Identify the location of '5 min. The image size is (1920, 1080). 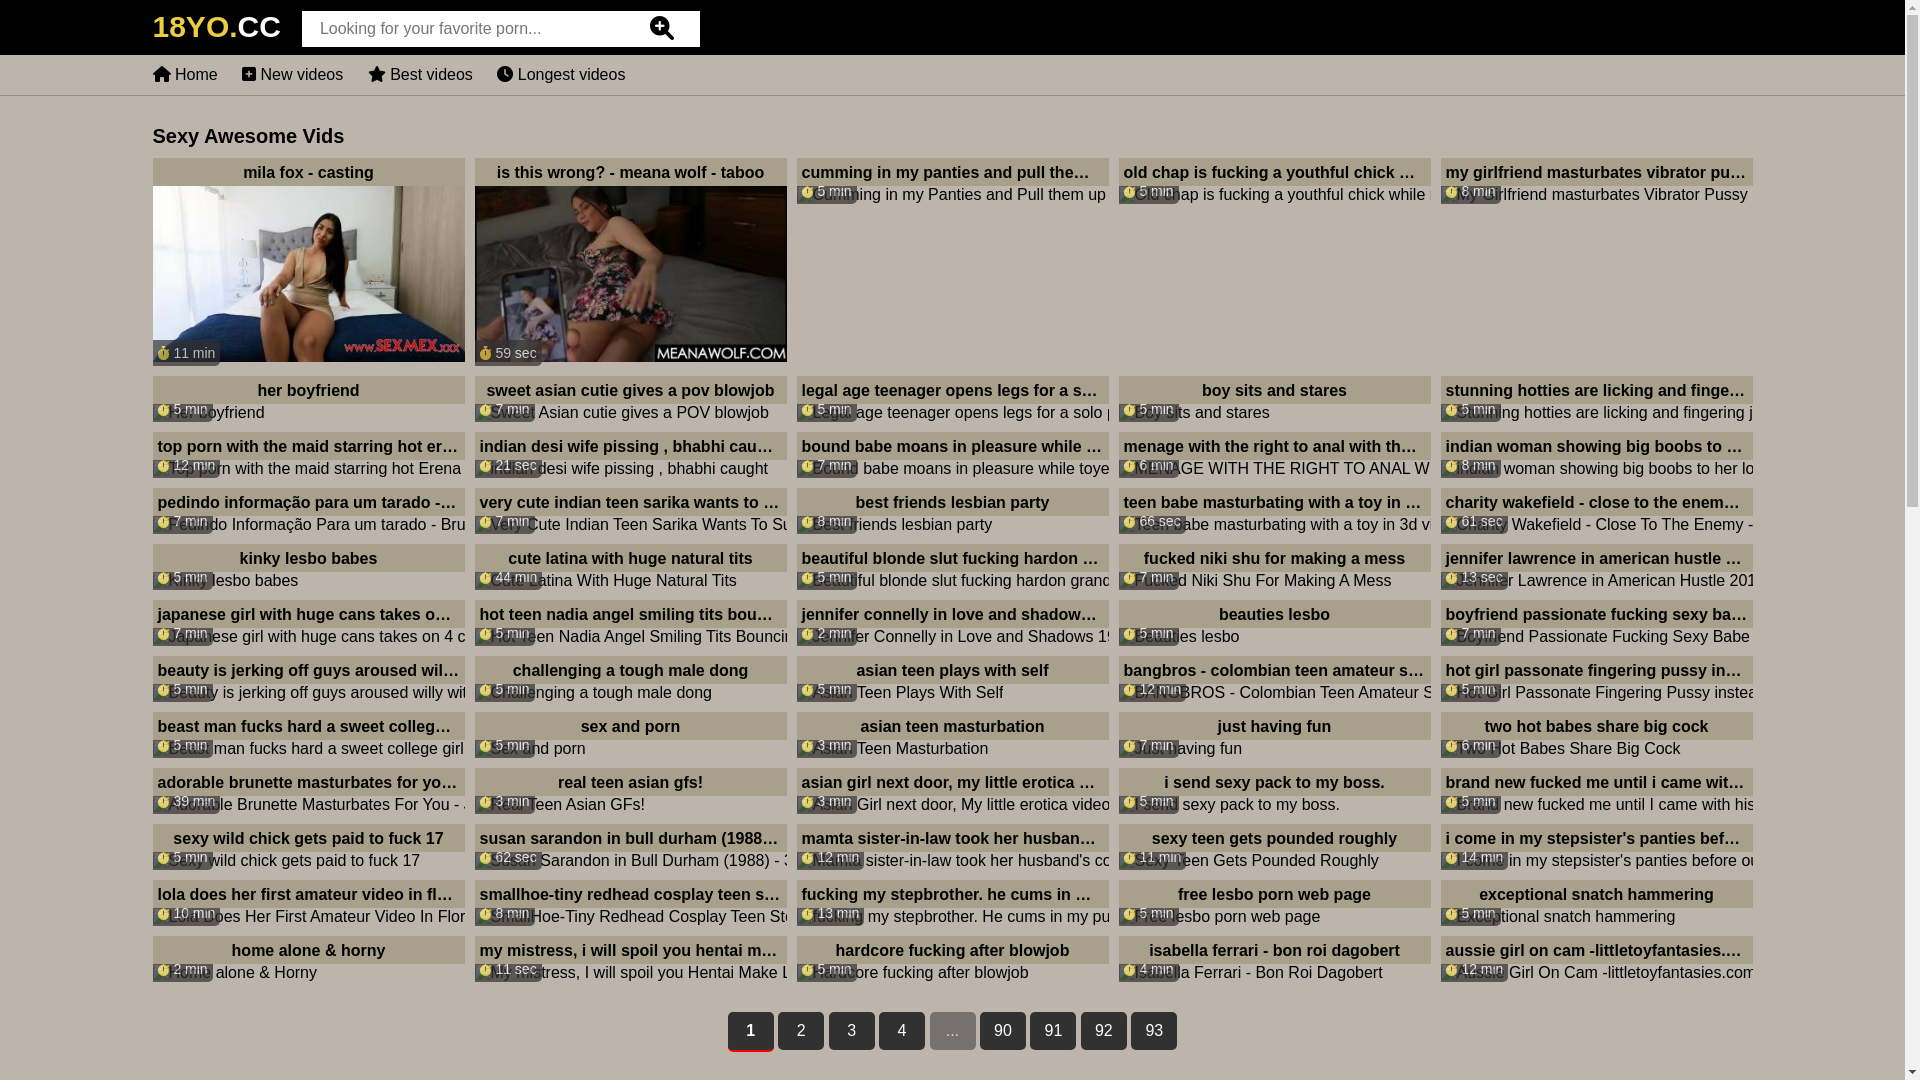
(950, 677).